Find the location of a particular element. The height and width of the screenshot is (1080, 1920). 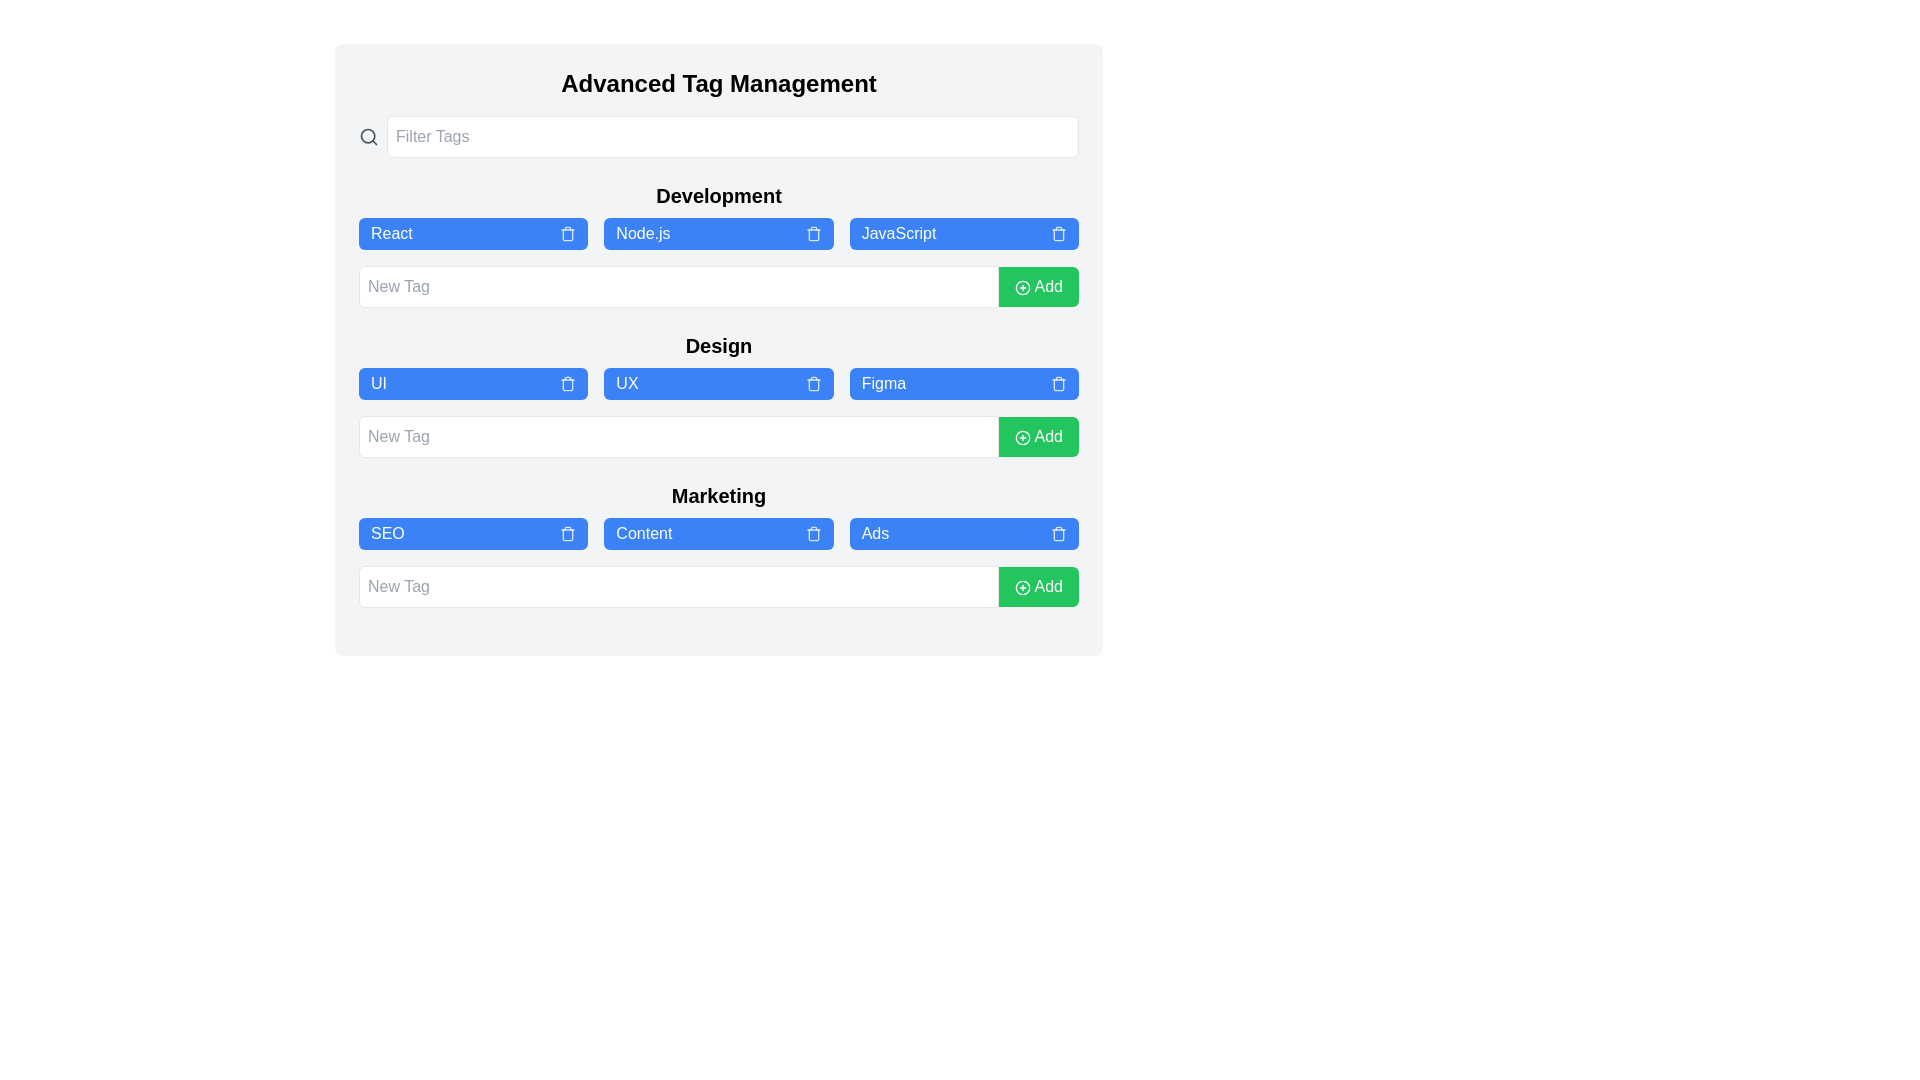

the textual header located centrally below the search bar, which serves as a title for the section containing tags such as 'React', 'Node.js', and 'JavaScript' is located at coordinates (719, 196).